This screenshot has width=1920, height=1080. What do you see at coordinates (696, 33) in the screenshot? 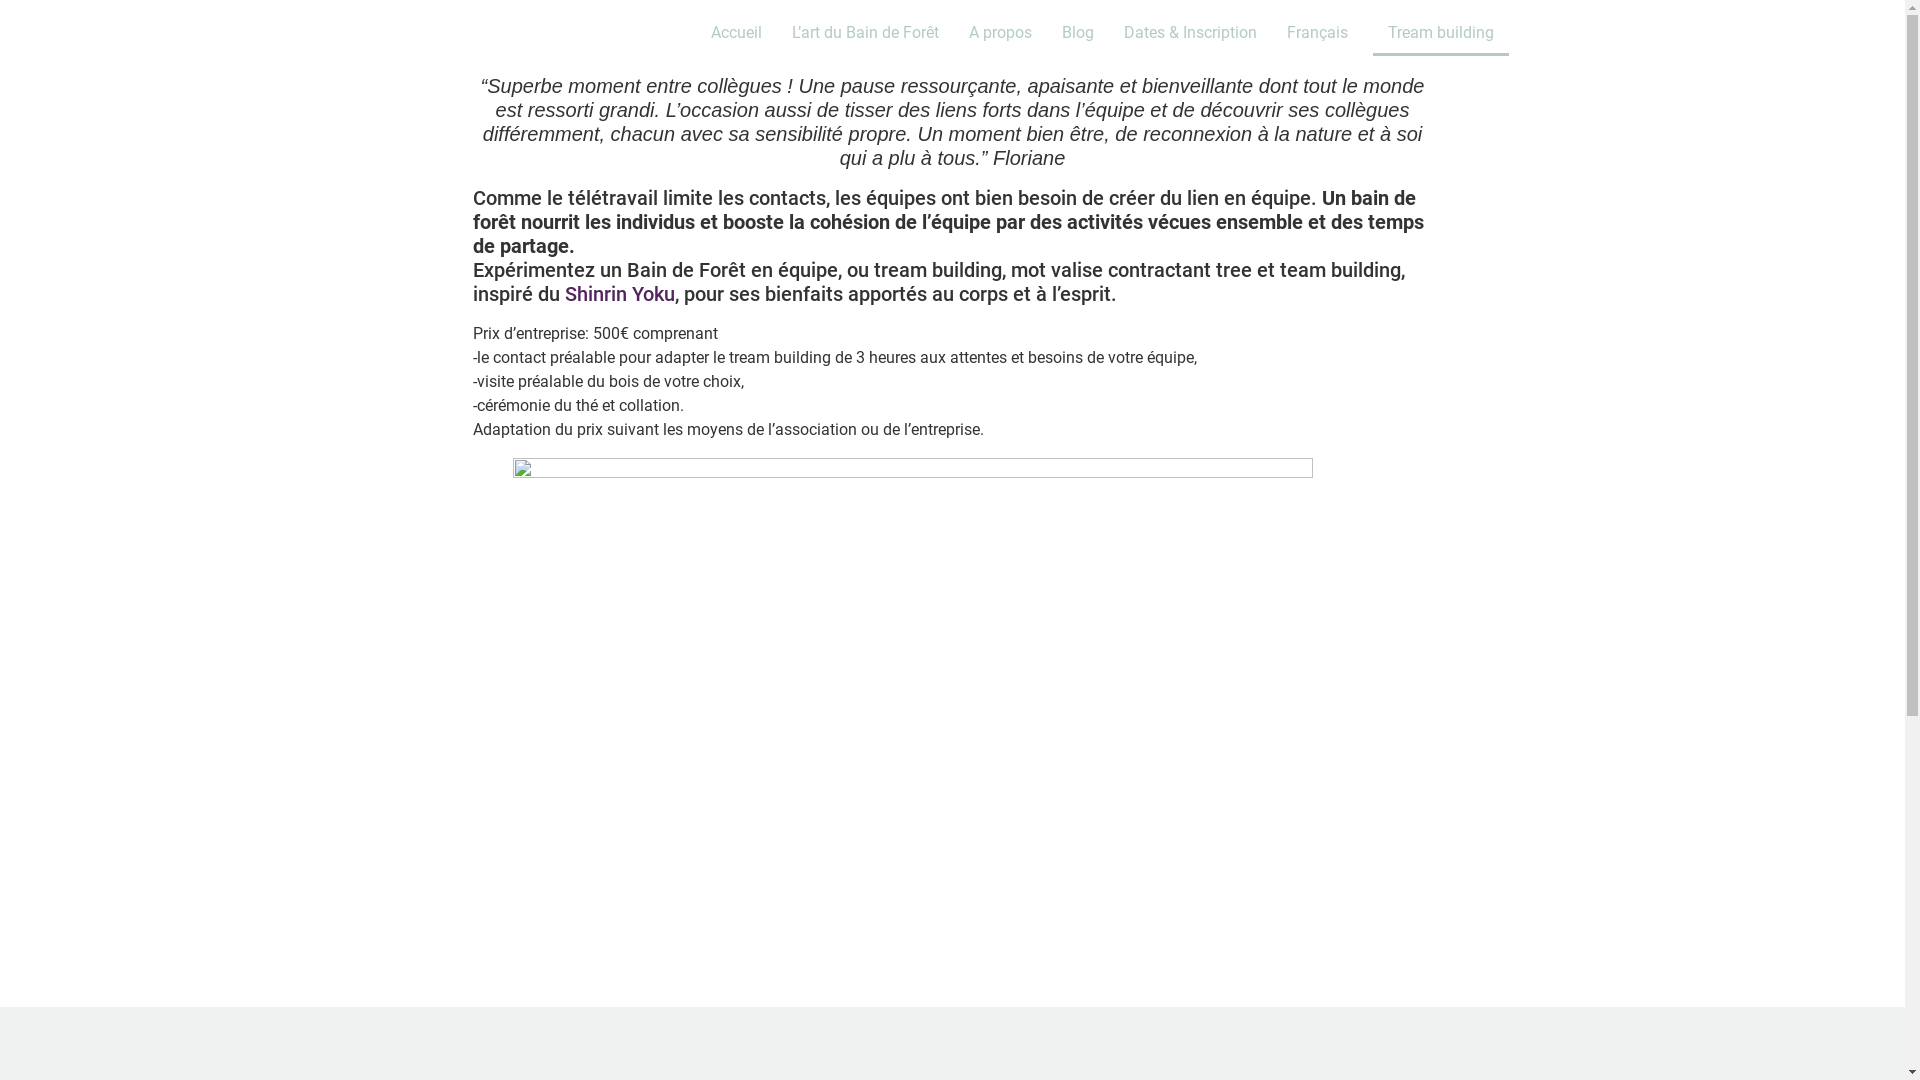
I see `'Accueil'` at bounding box center [696, 33].